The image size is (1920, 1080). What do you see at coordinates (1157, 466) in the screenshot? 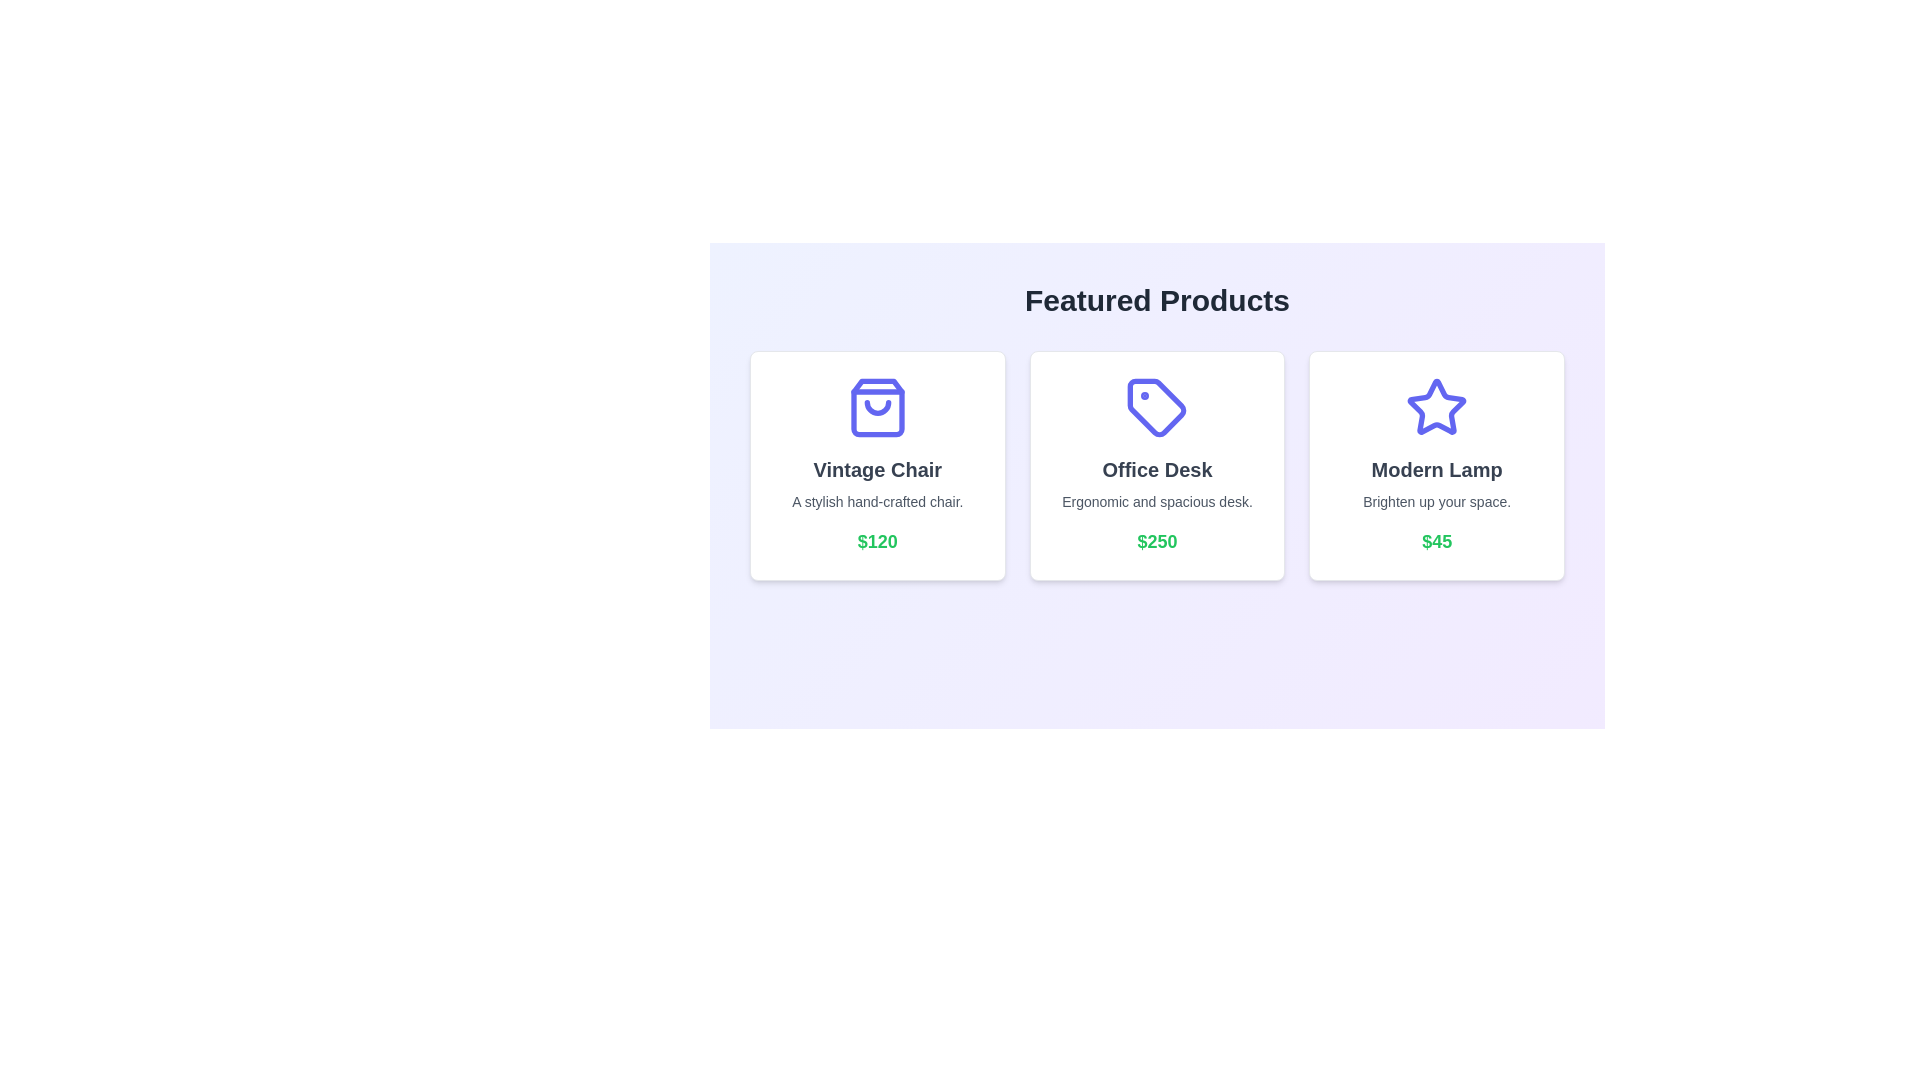
I see `the 'Office Desk' product card located in the middle column of the grid layout, which provides details about the product including its name, description, and price` at bounding box center [1157, 466].